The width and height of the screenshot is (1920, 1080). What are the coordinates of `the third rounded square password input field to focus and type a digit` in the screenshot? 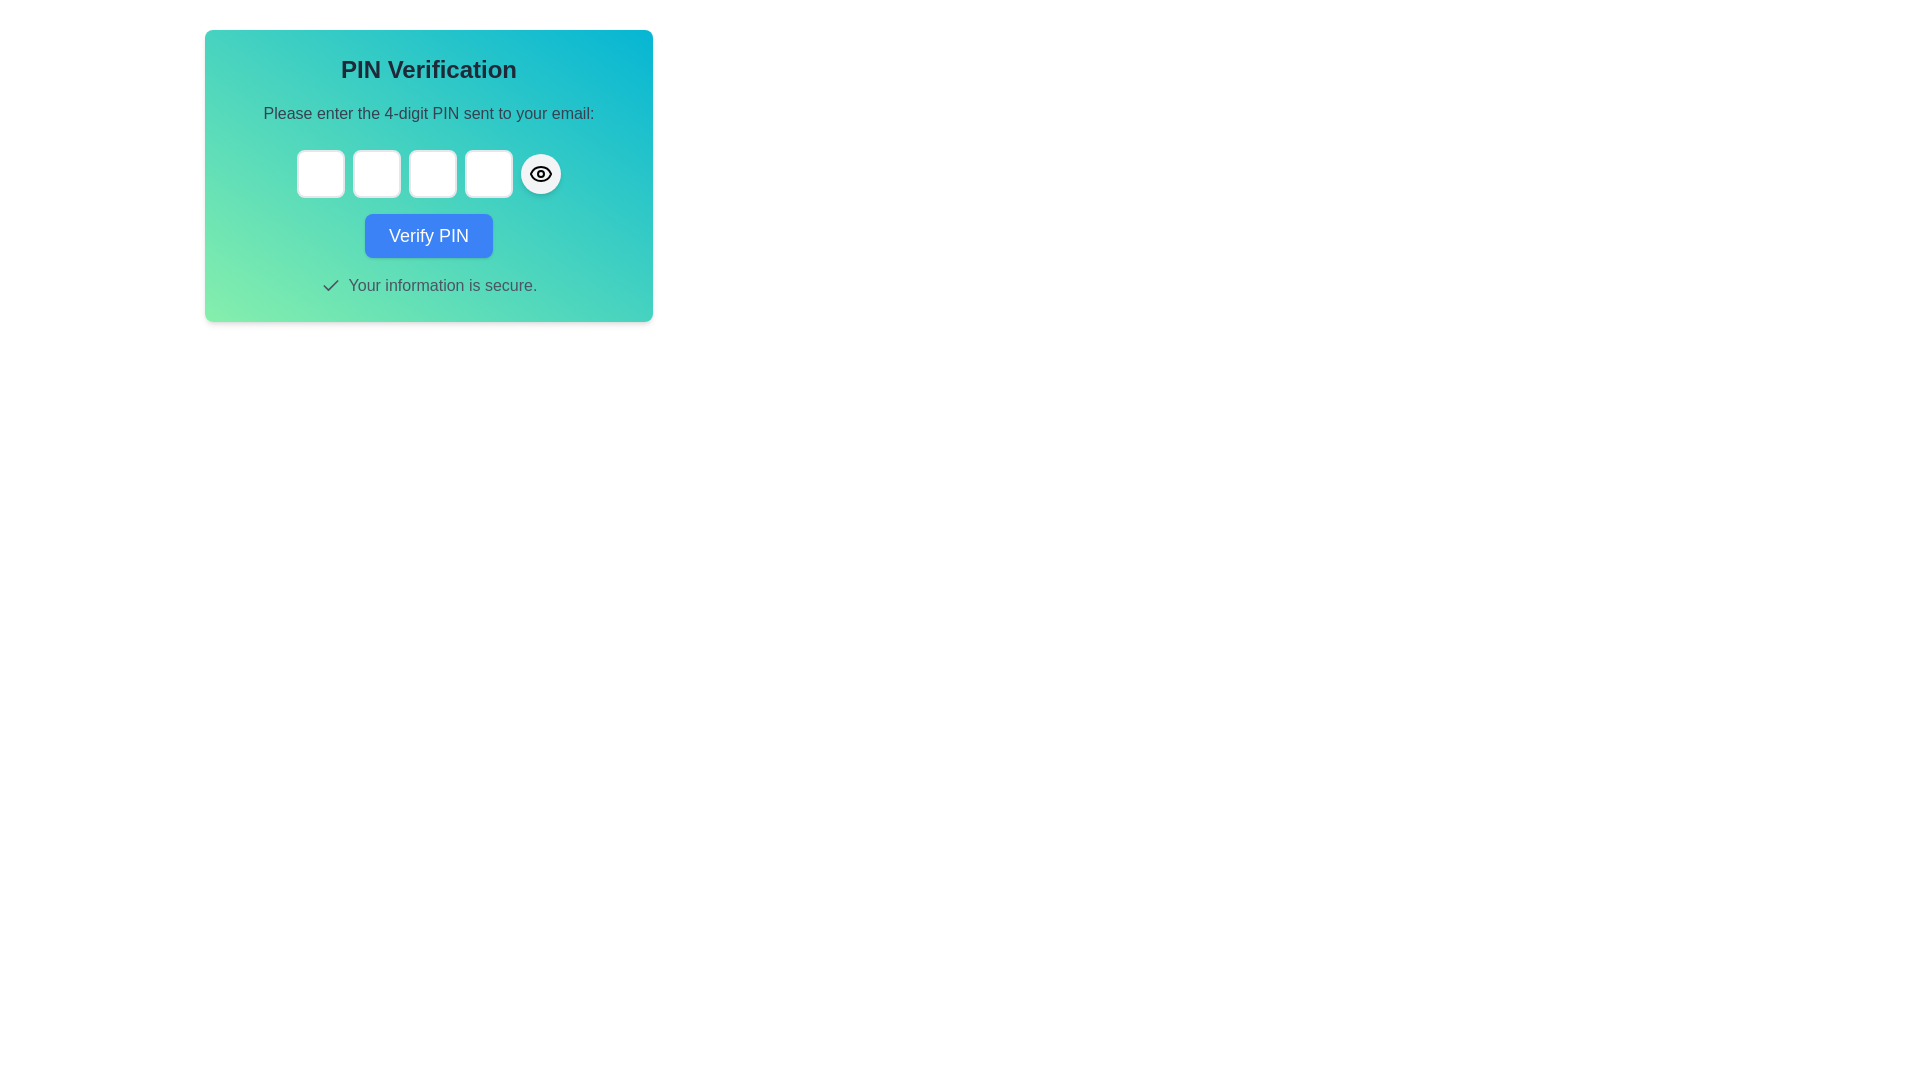 It's located at (427, 175).